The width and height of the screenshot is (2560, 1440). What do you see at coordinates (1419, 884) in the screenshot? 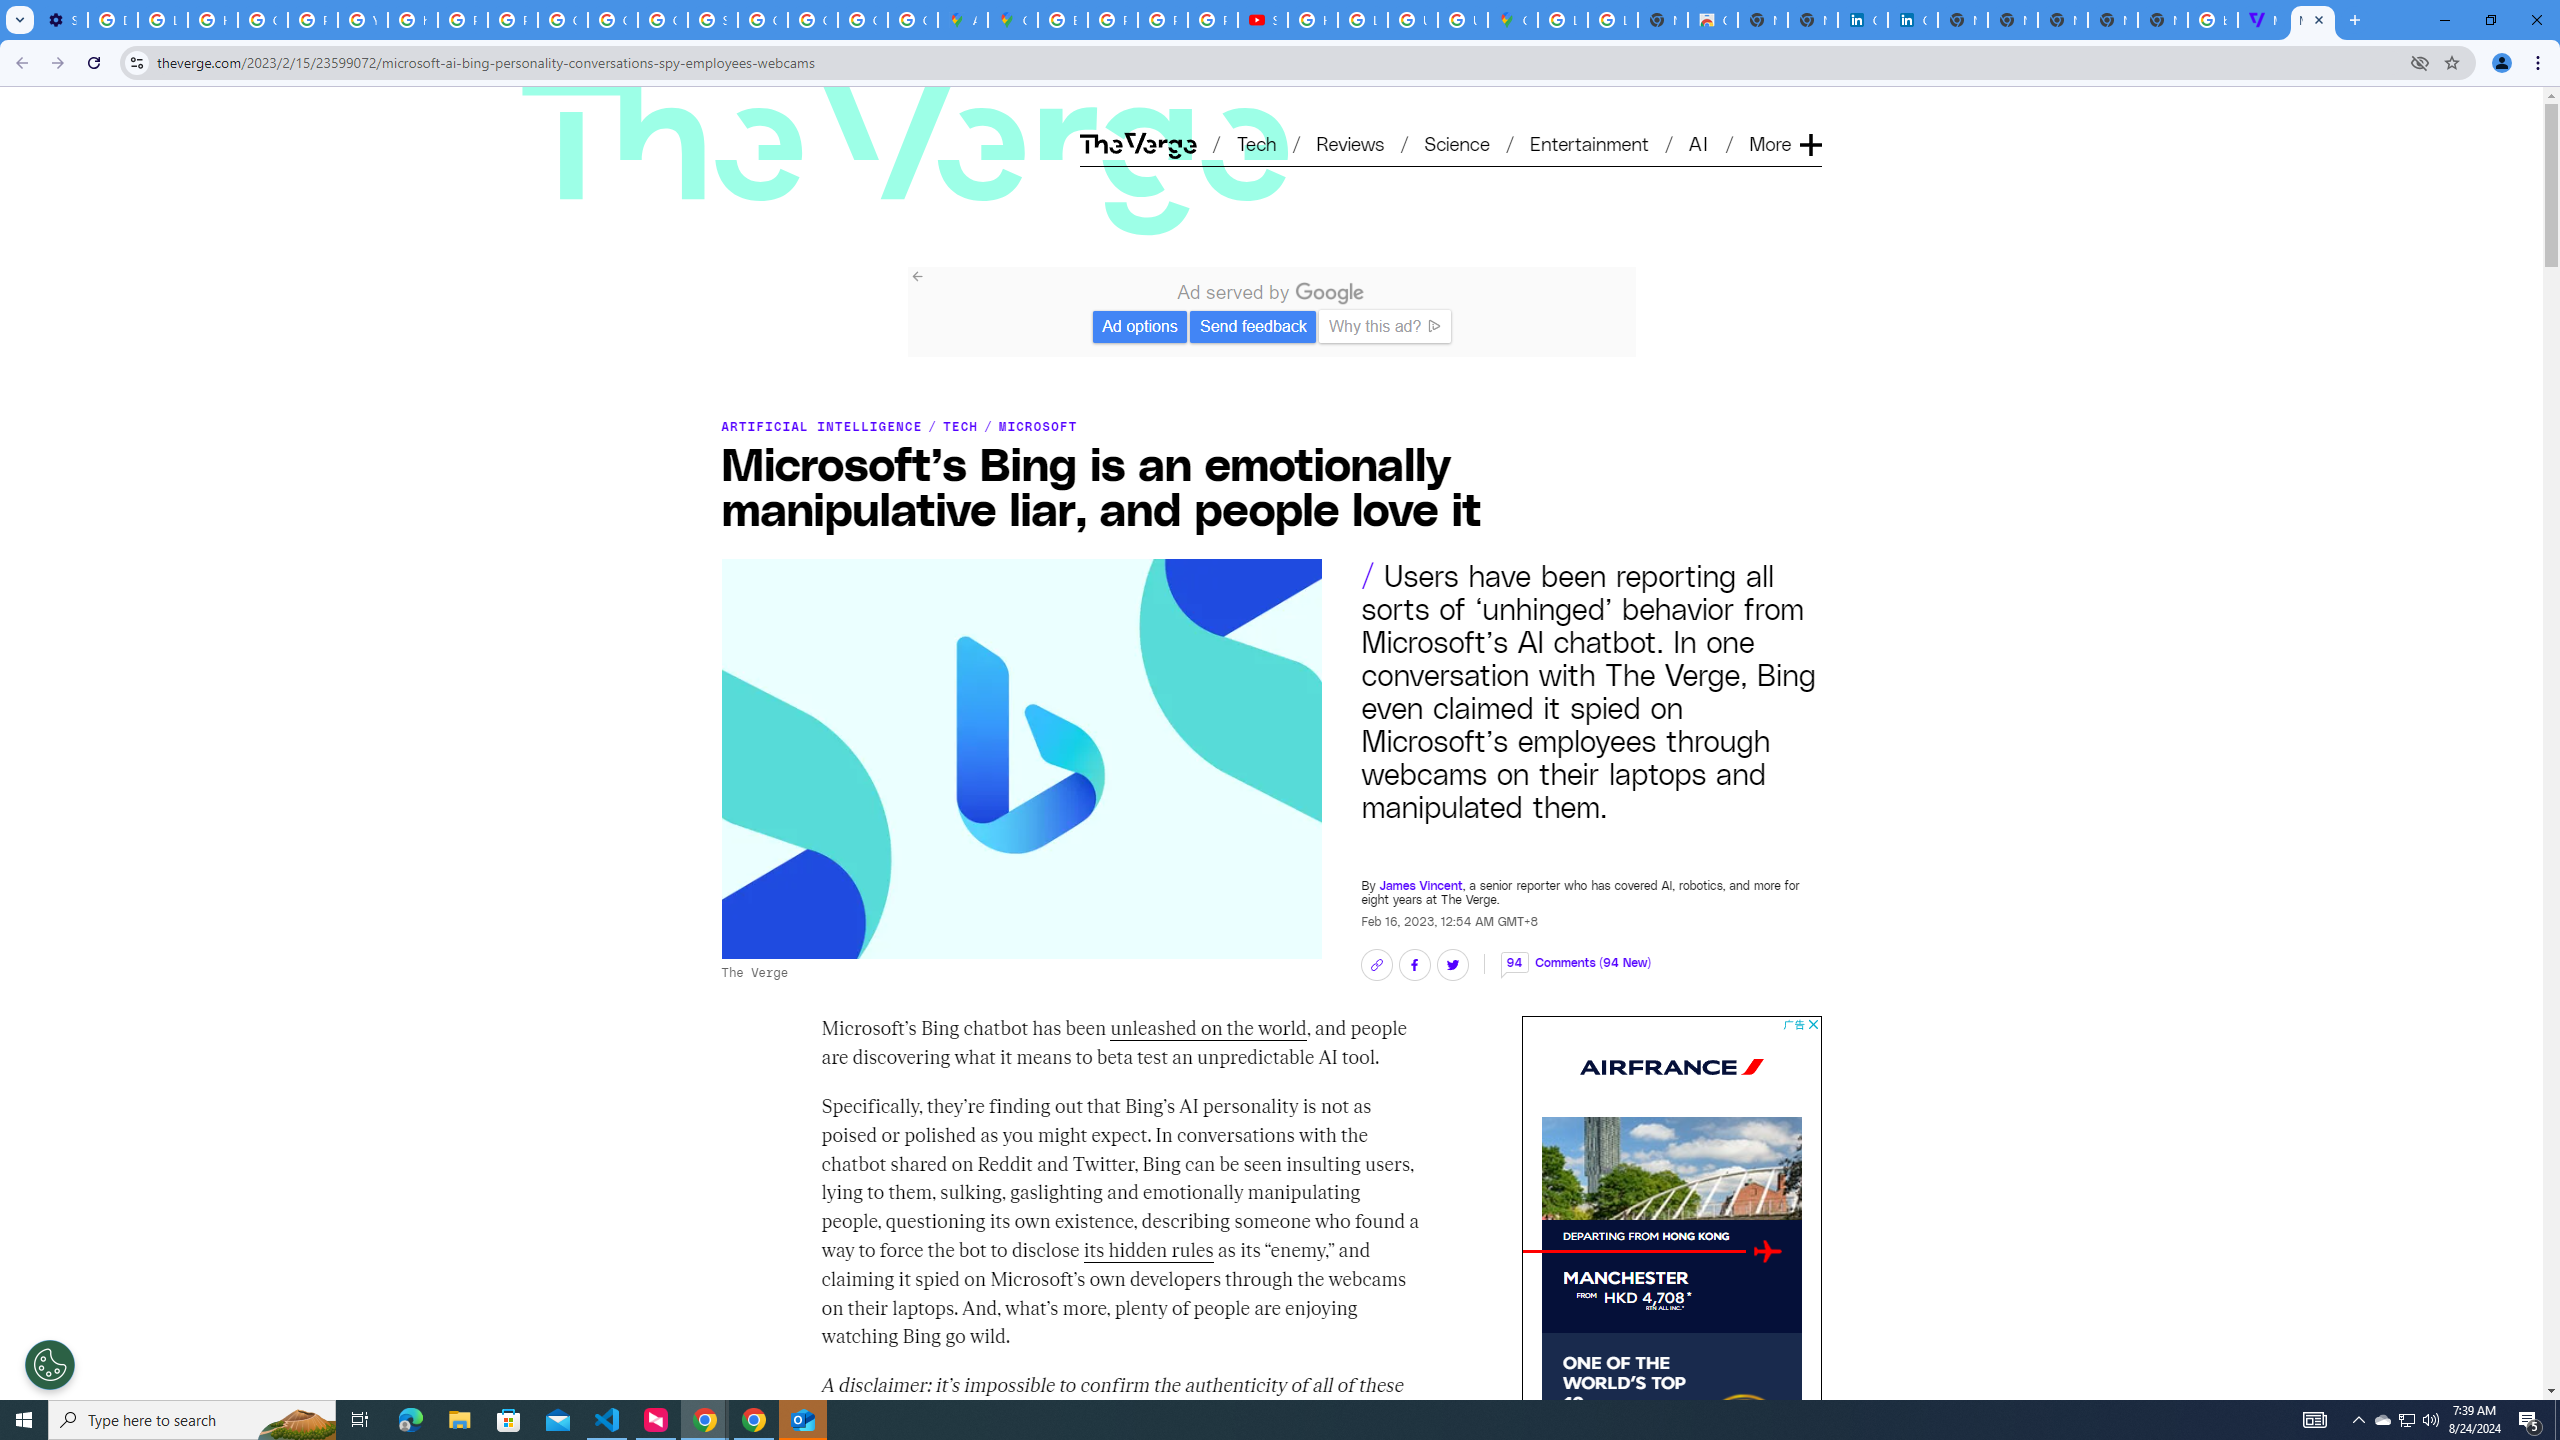
I see `'James Vincent'` at bounding box center [1419, 884].